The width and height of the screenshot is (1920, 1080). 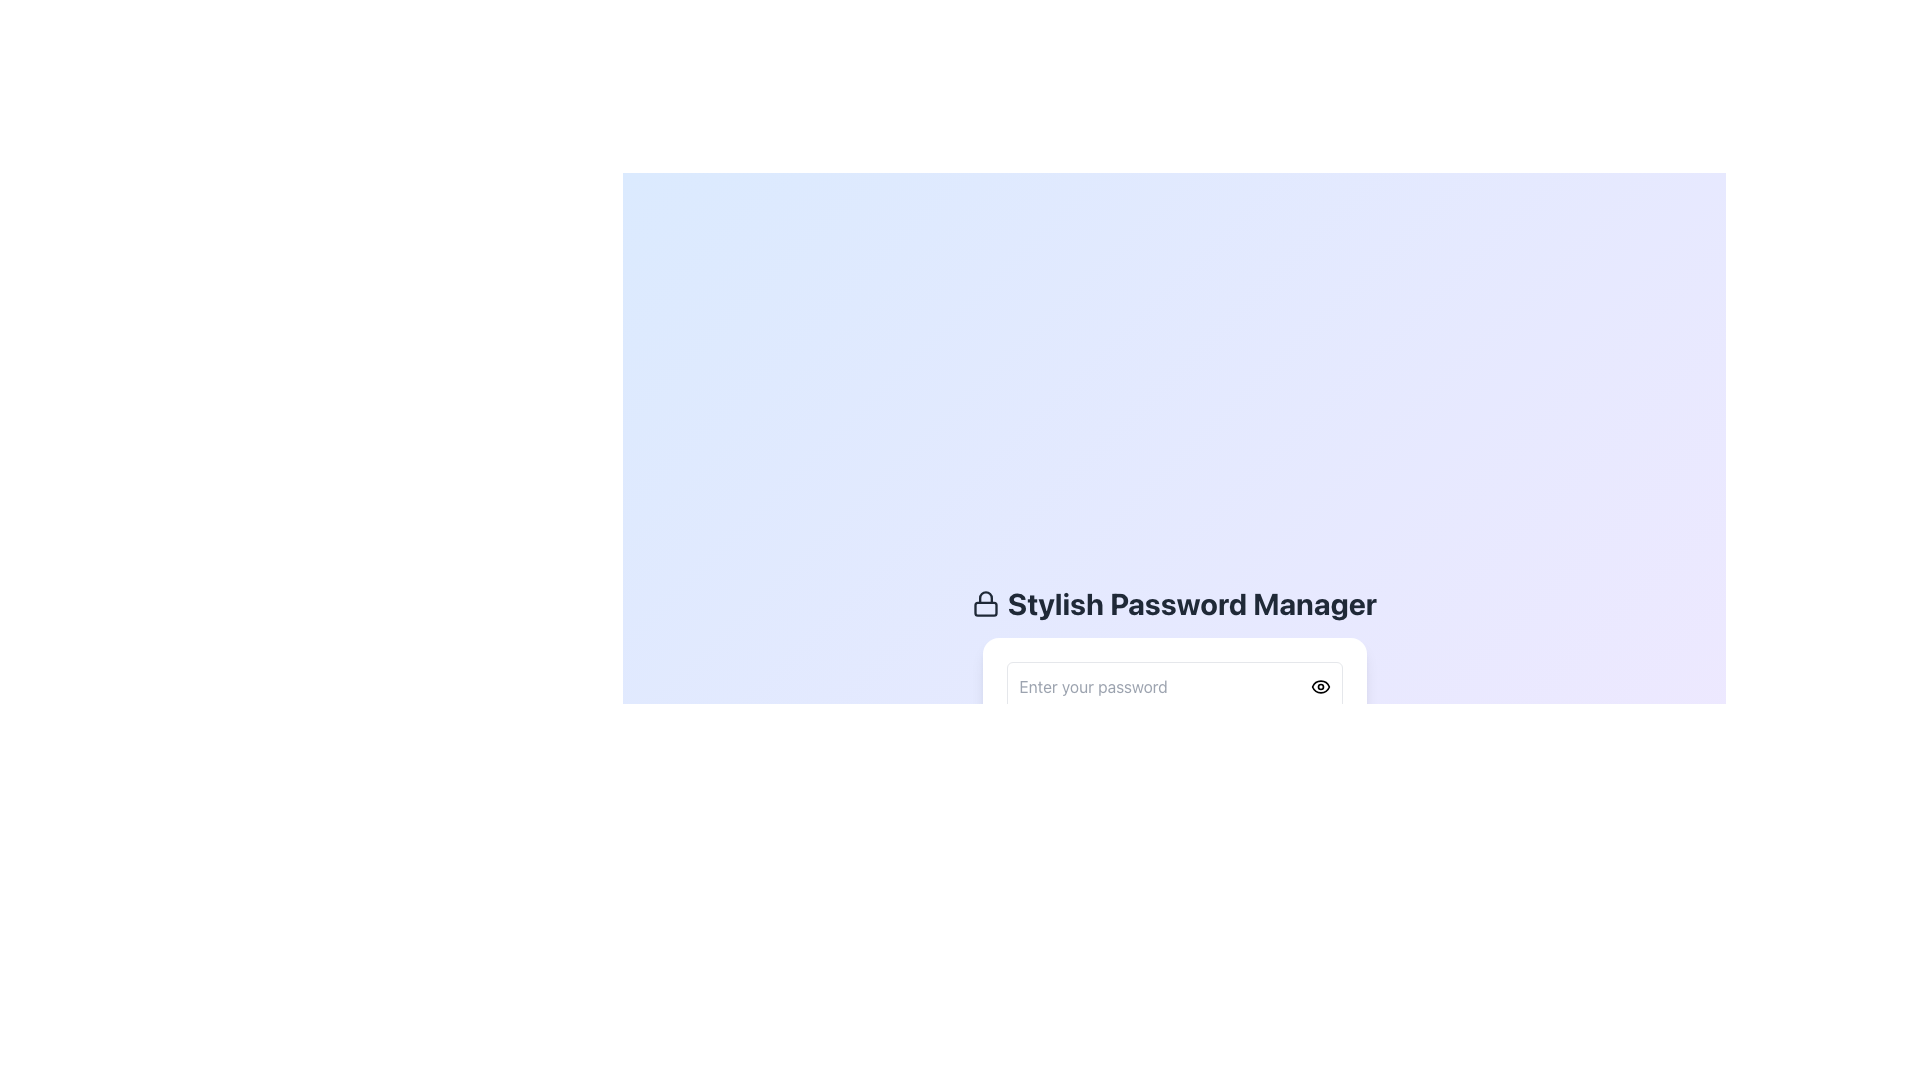 What do you see at coordinates (1320, 685) in the screenshot?
I see `the Password visibility toggle button located to the far right of the password input field` at bounding box center [1320, 685].